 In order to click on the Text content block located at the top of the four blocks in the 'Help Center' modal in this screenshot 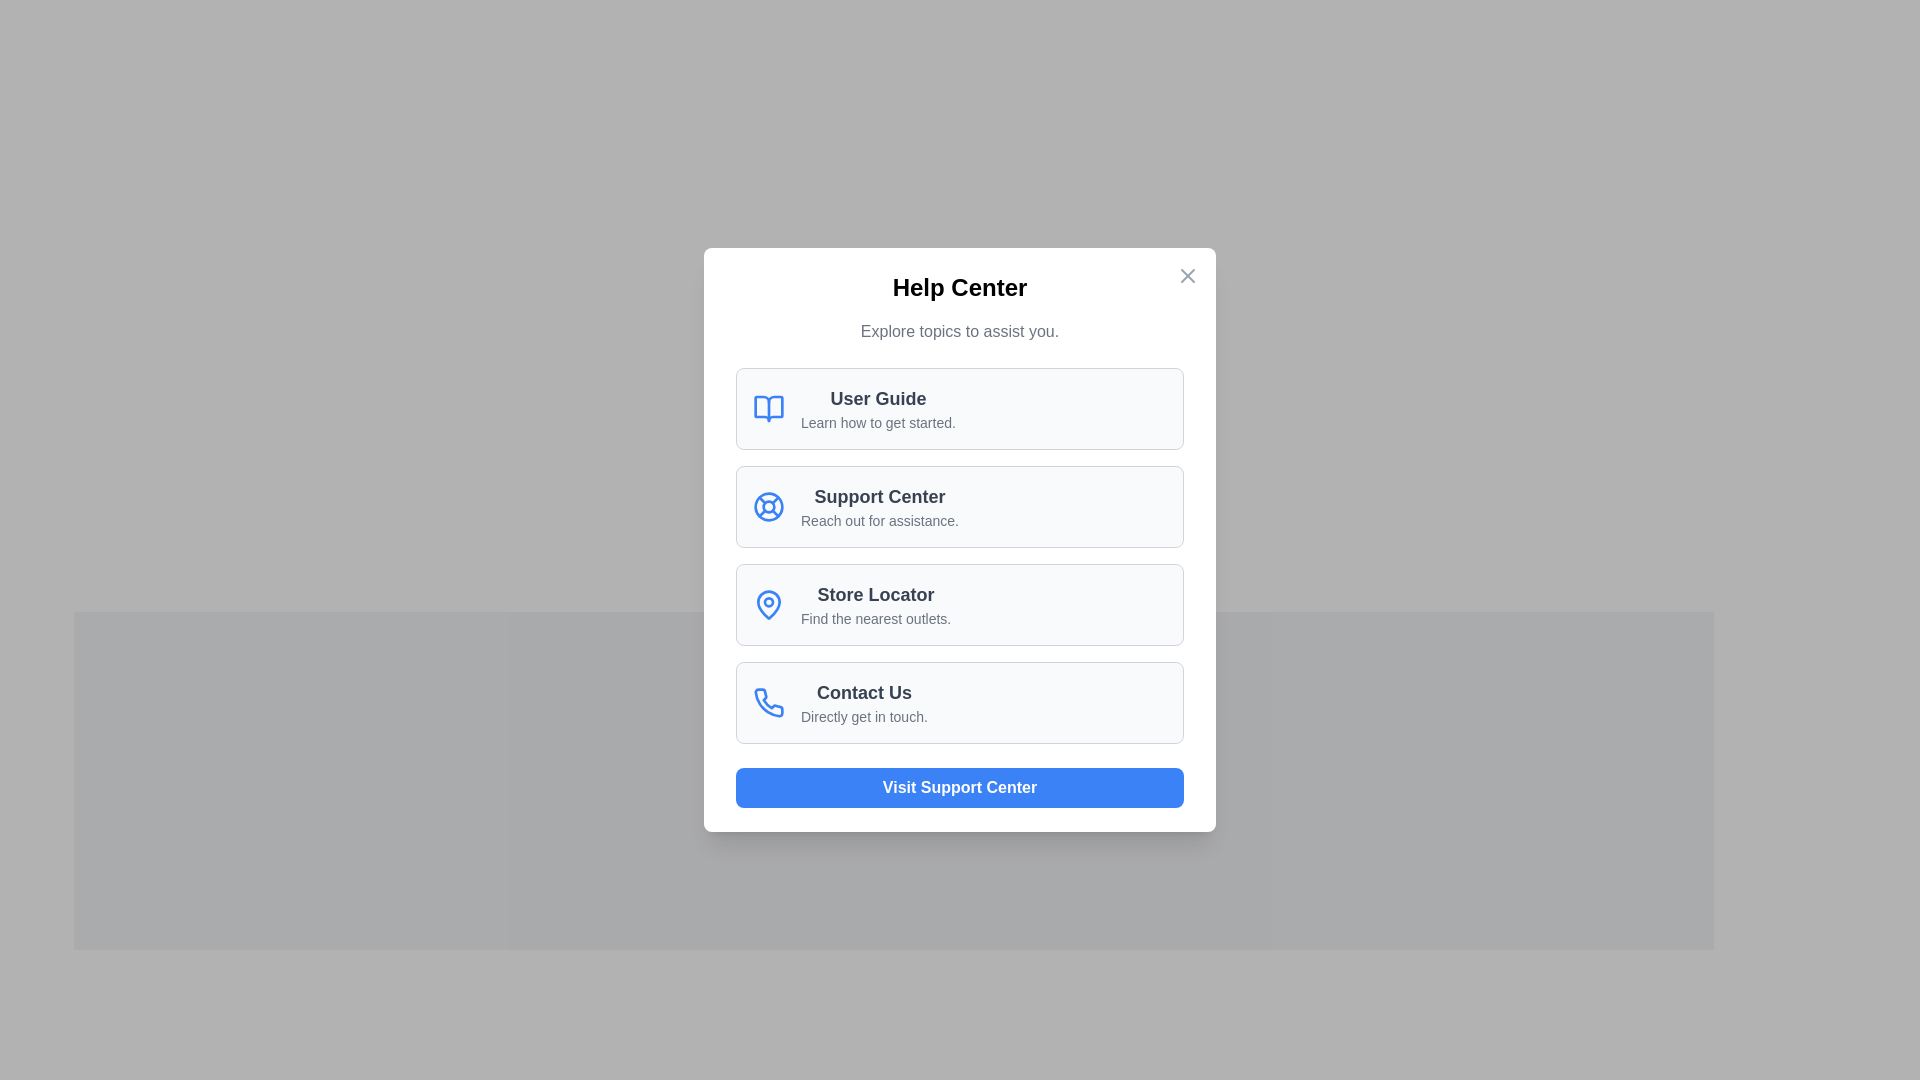, I will do `click(878, 407)`.